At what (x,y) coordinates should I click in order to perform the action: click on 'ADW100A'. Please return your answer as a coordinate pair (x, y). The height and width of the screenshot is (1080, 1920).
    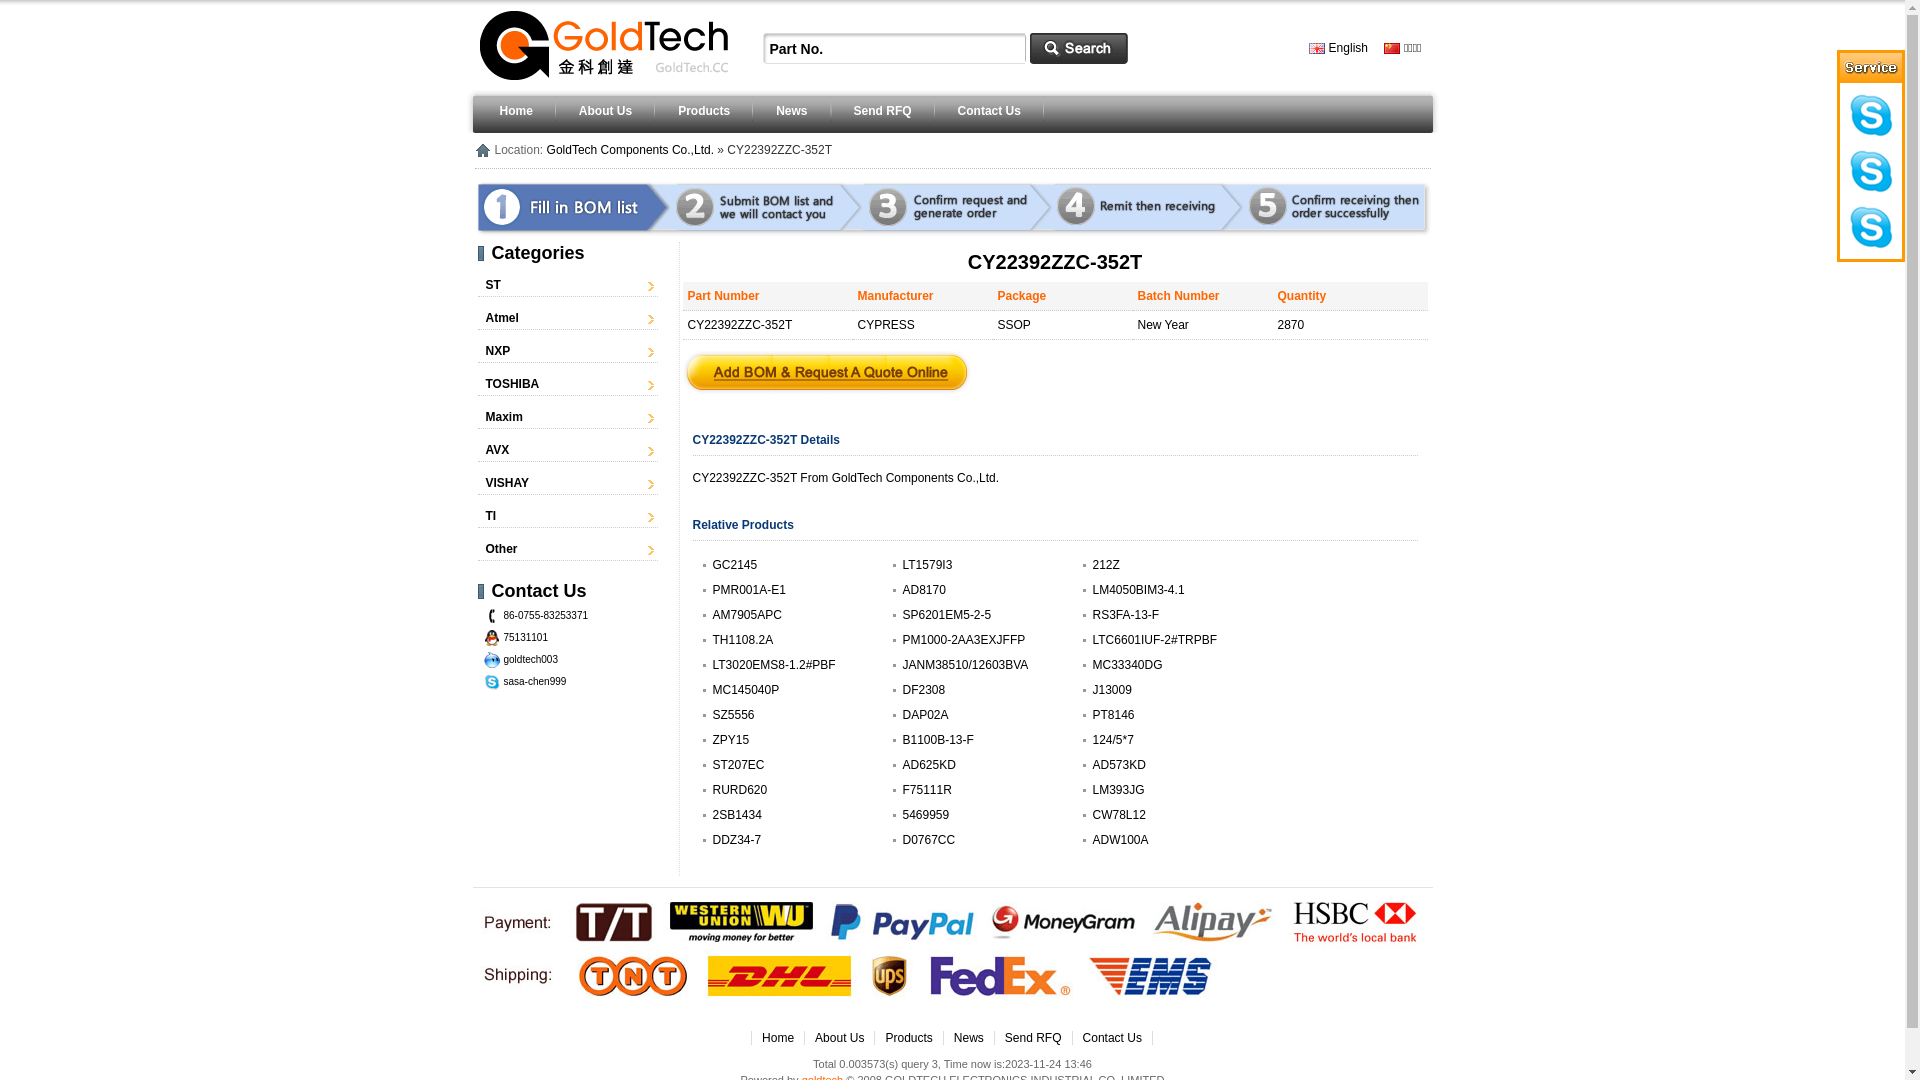
    Looking at the image, I should click on (1090, 840).